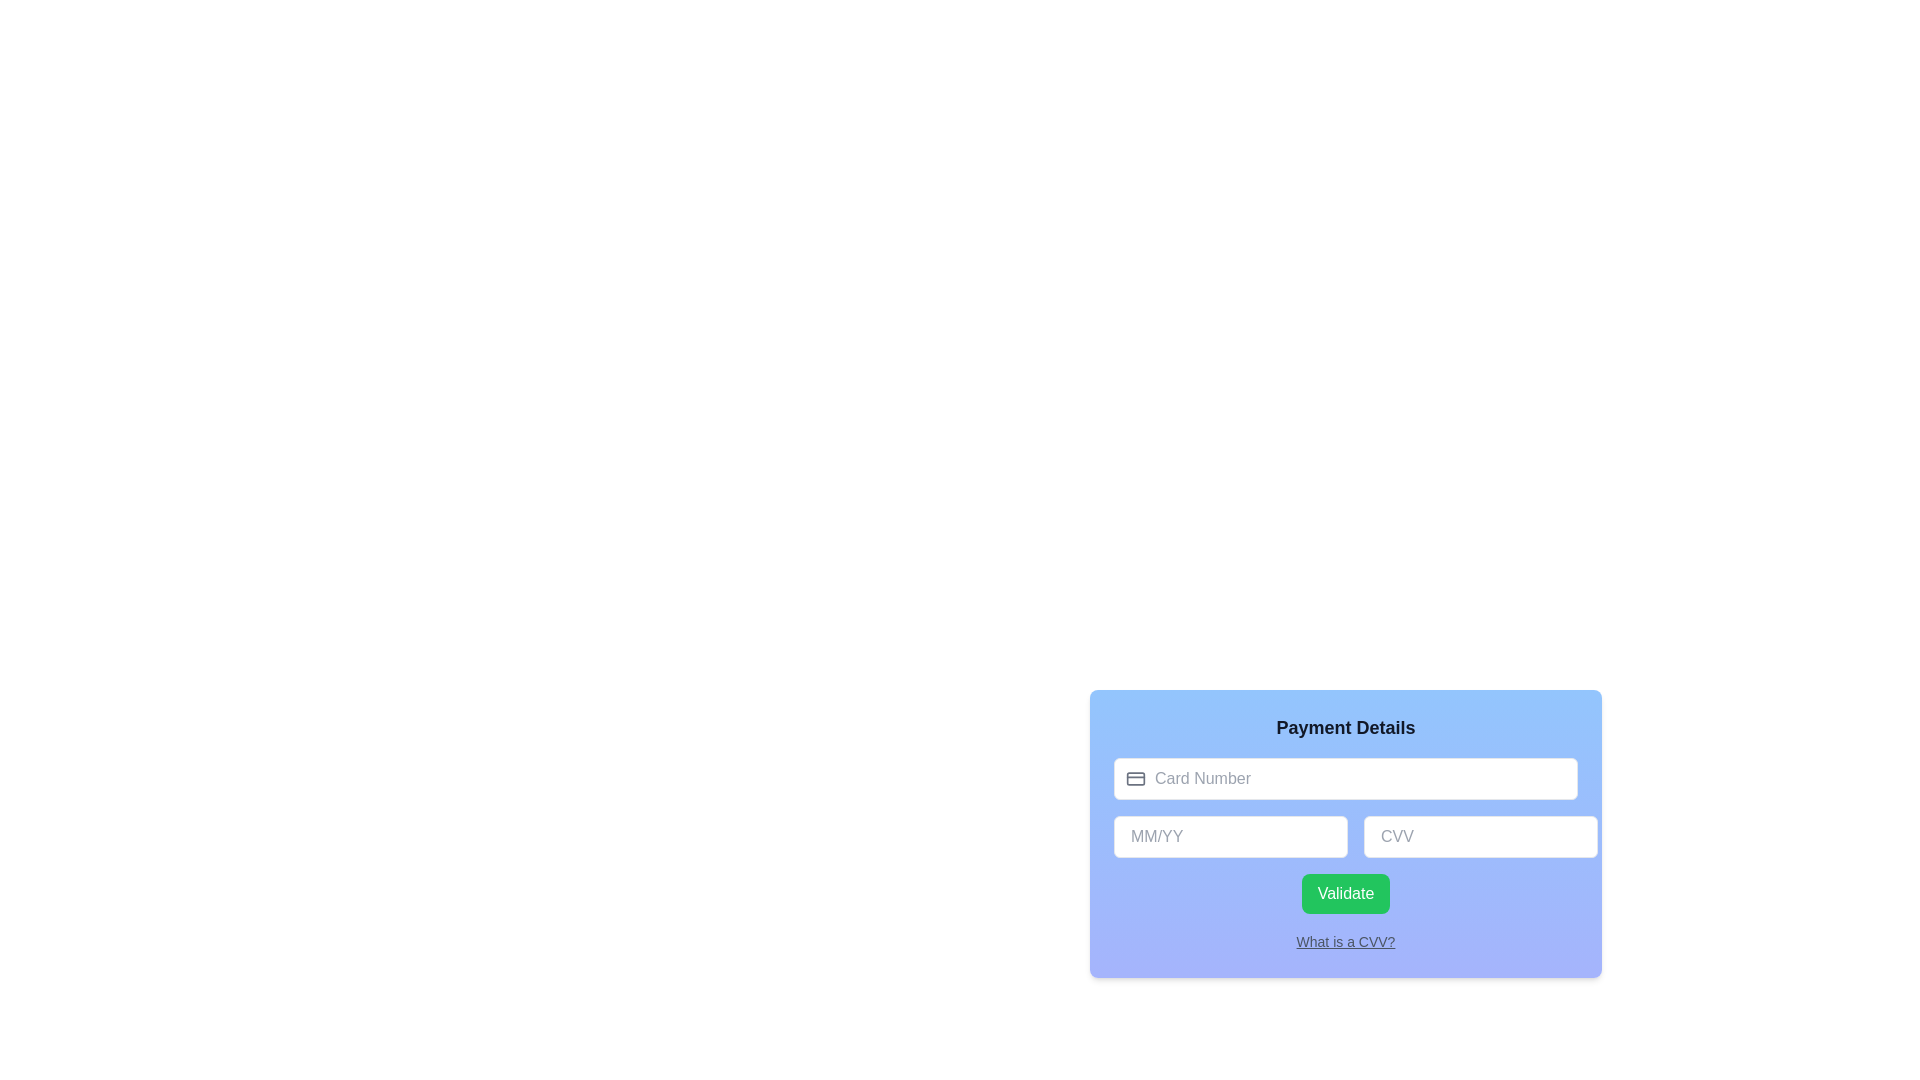 The width and height of the screenshot is (1920, 1080). Describe the element at coordinates (1345, 941) in the screenshot. I see `the text link labeled 'What is a CVV?' which is styled with an underline and located in a blue rounded card interface, positioned beneath the 'Validate' button` at that location.